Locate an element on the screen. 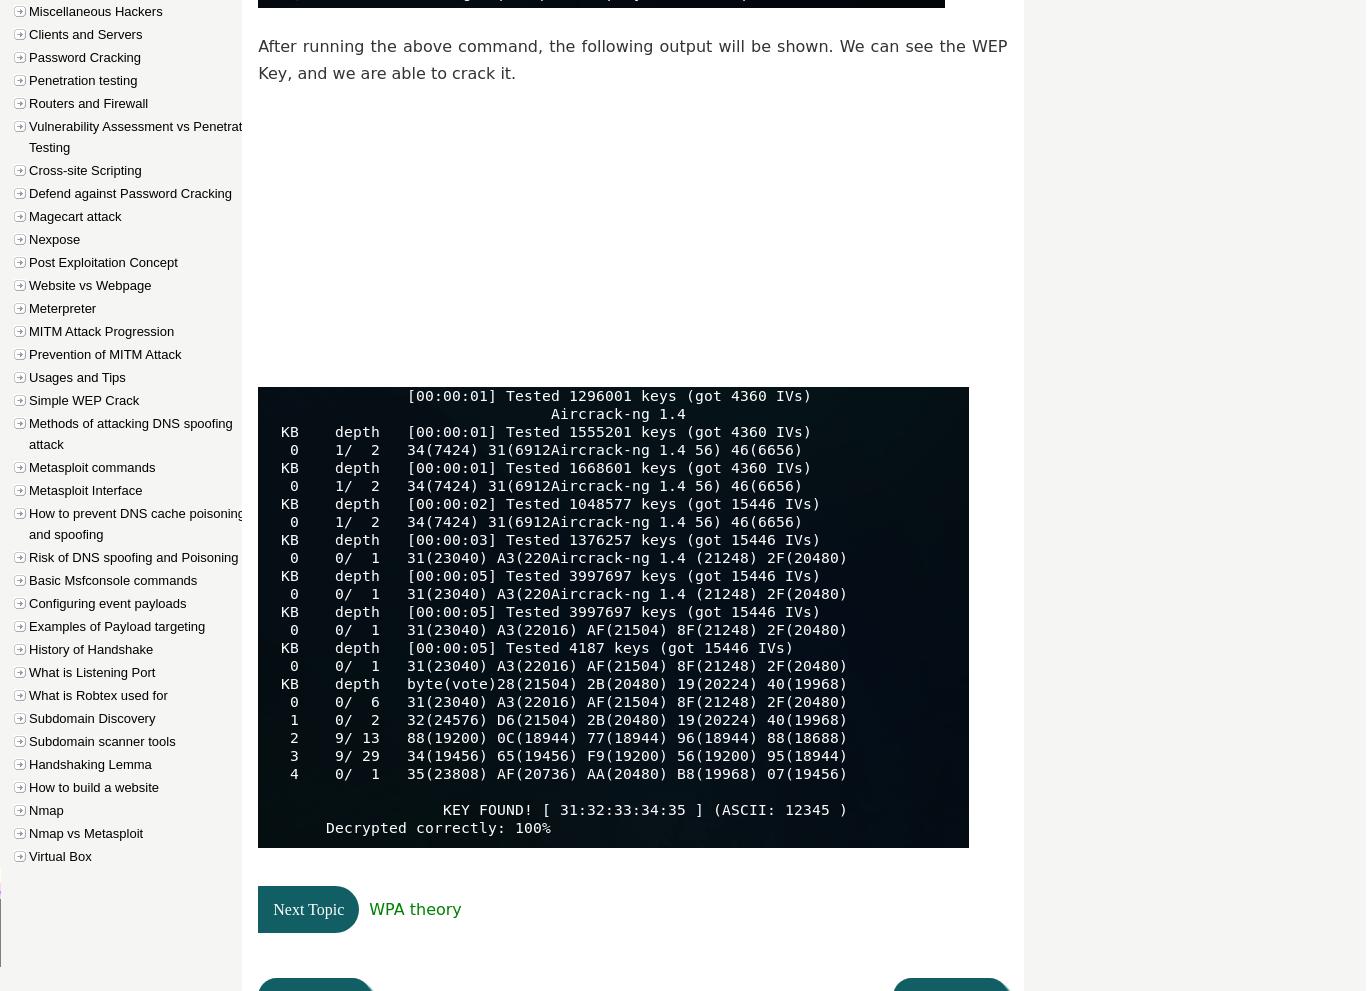 The height and width of the screenshot is (991, 1368). 'Cross-site Scripting' is located at coordinates (84, 170).